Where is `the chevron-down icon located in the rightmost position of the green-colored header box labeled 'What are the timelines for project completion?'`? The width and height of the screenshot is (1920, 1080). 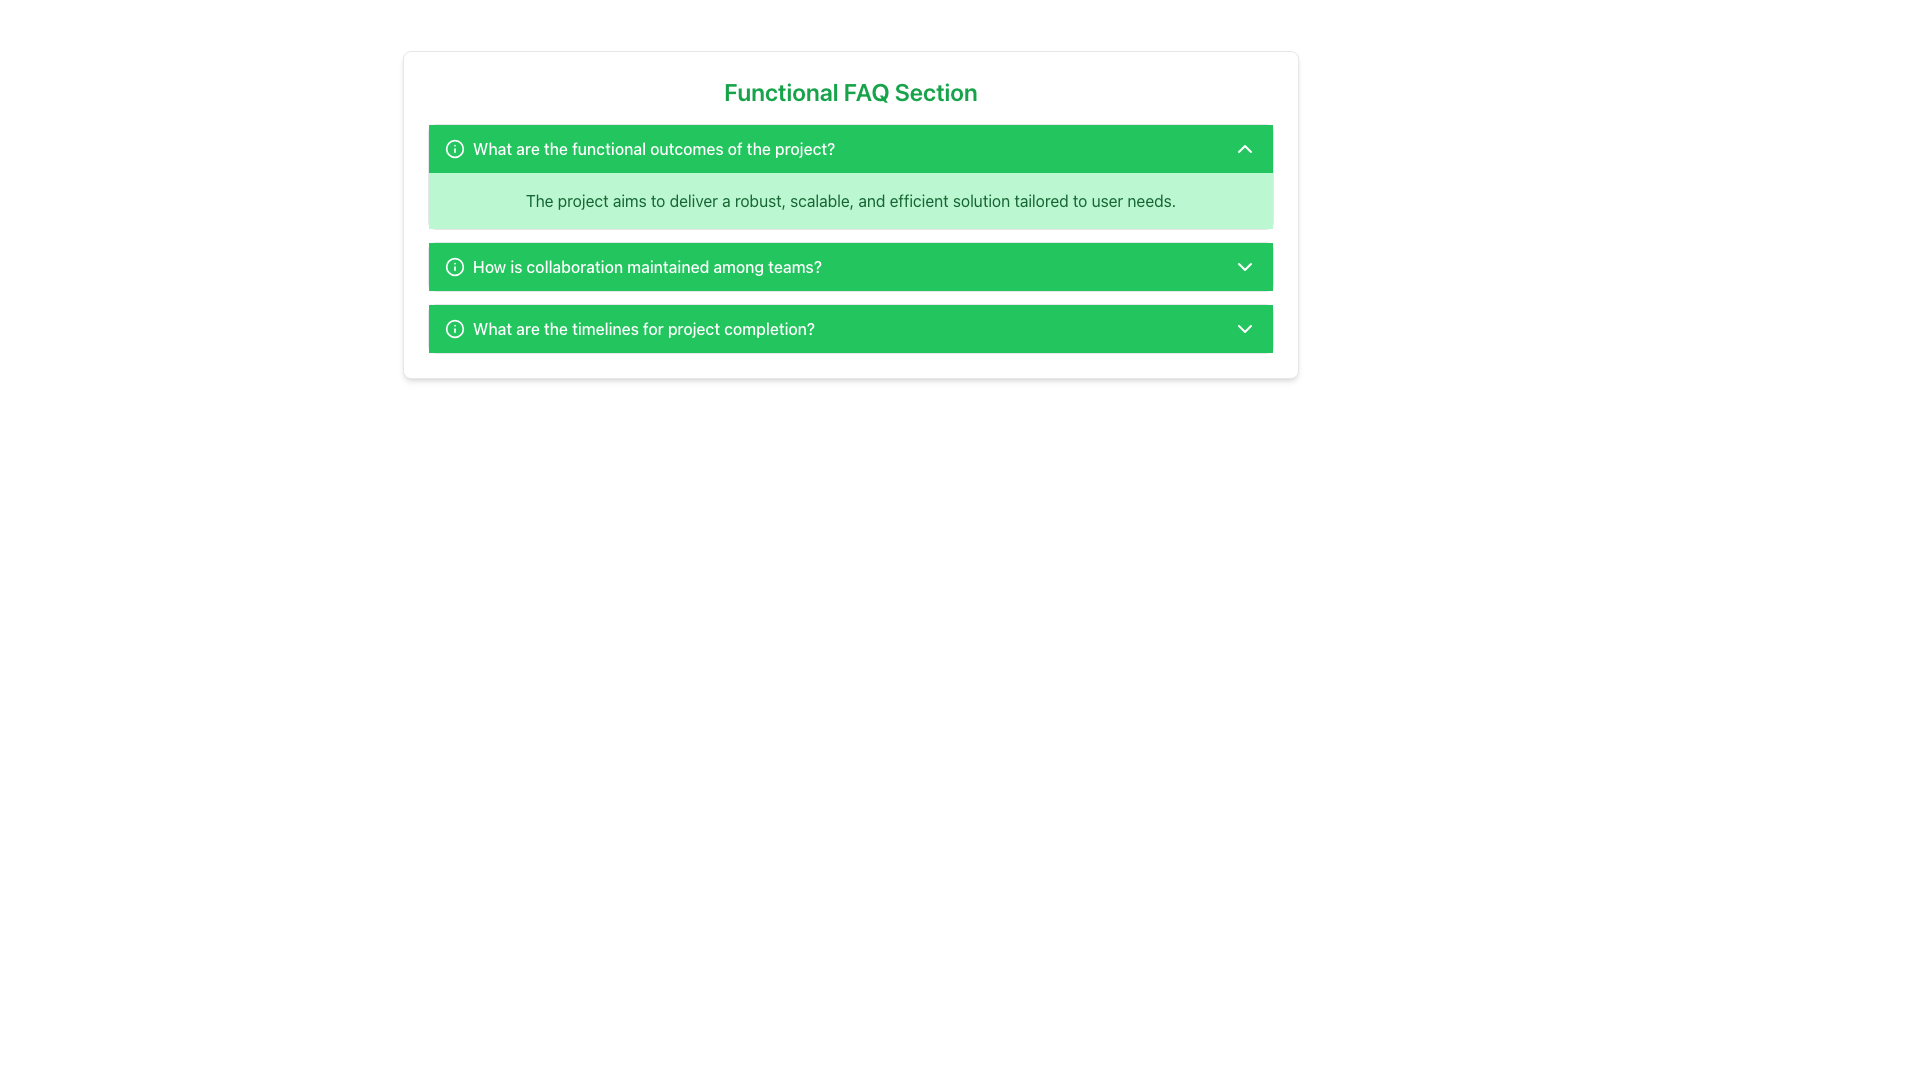 the chevron-down icon located in the rightmost position of the green-colored header box labeled 'What are the timelines for project completion?' is located at coordinates (1243, 327).